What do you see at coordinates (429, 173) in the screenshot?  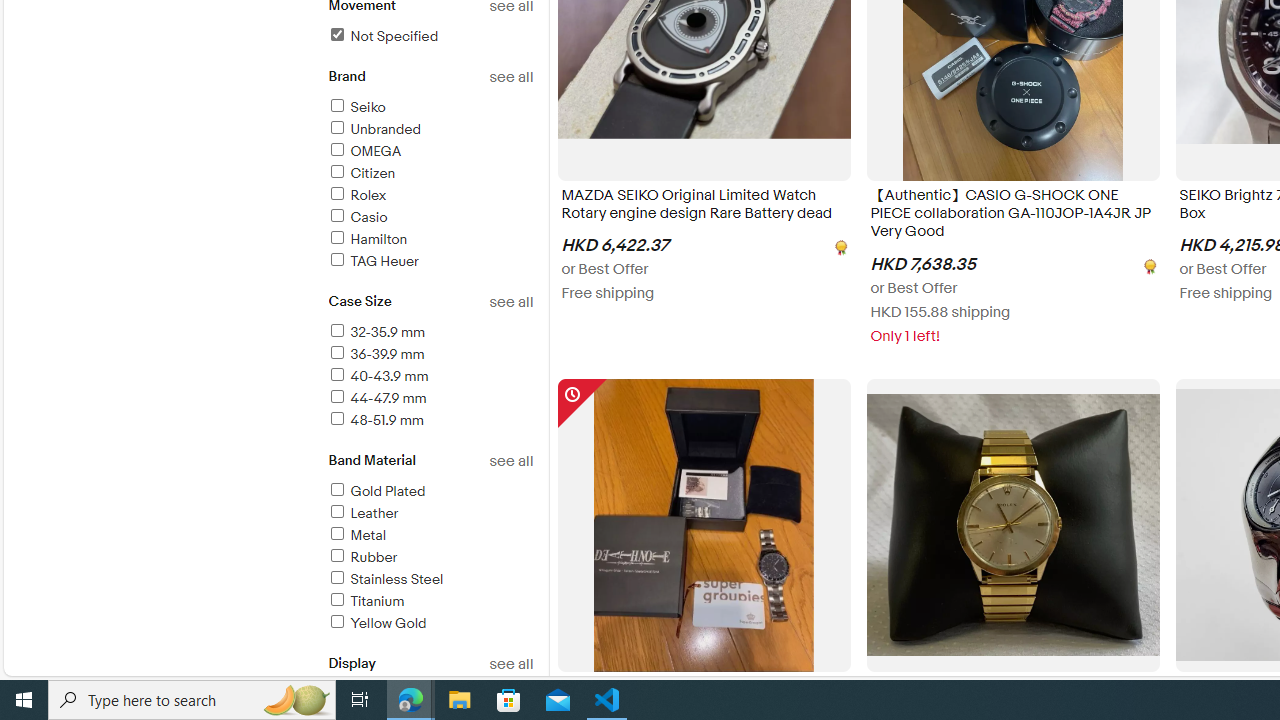 I see `'Citizen'` at bounding box center [429, 173].